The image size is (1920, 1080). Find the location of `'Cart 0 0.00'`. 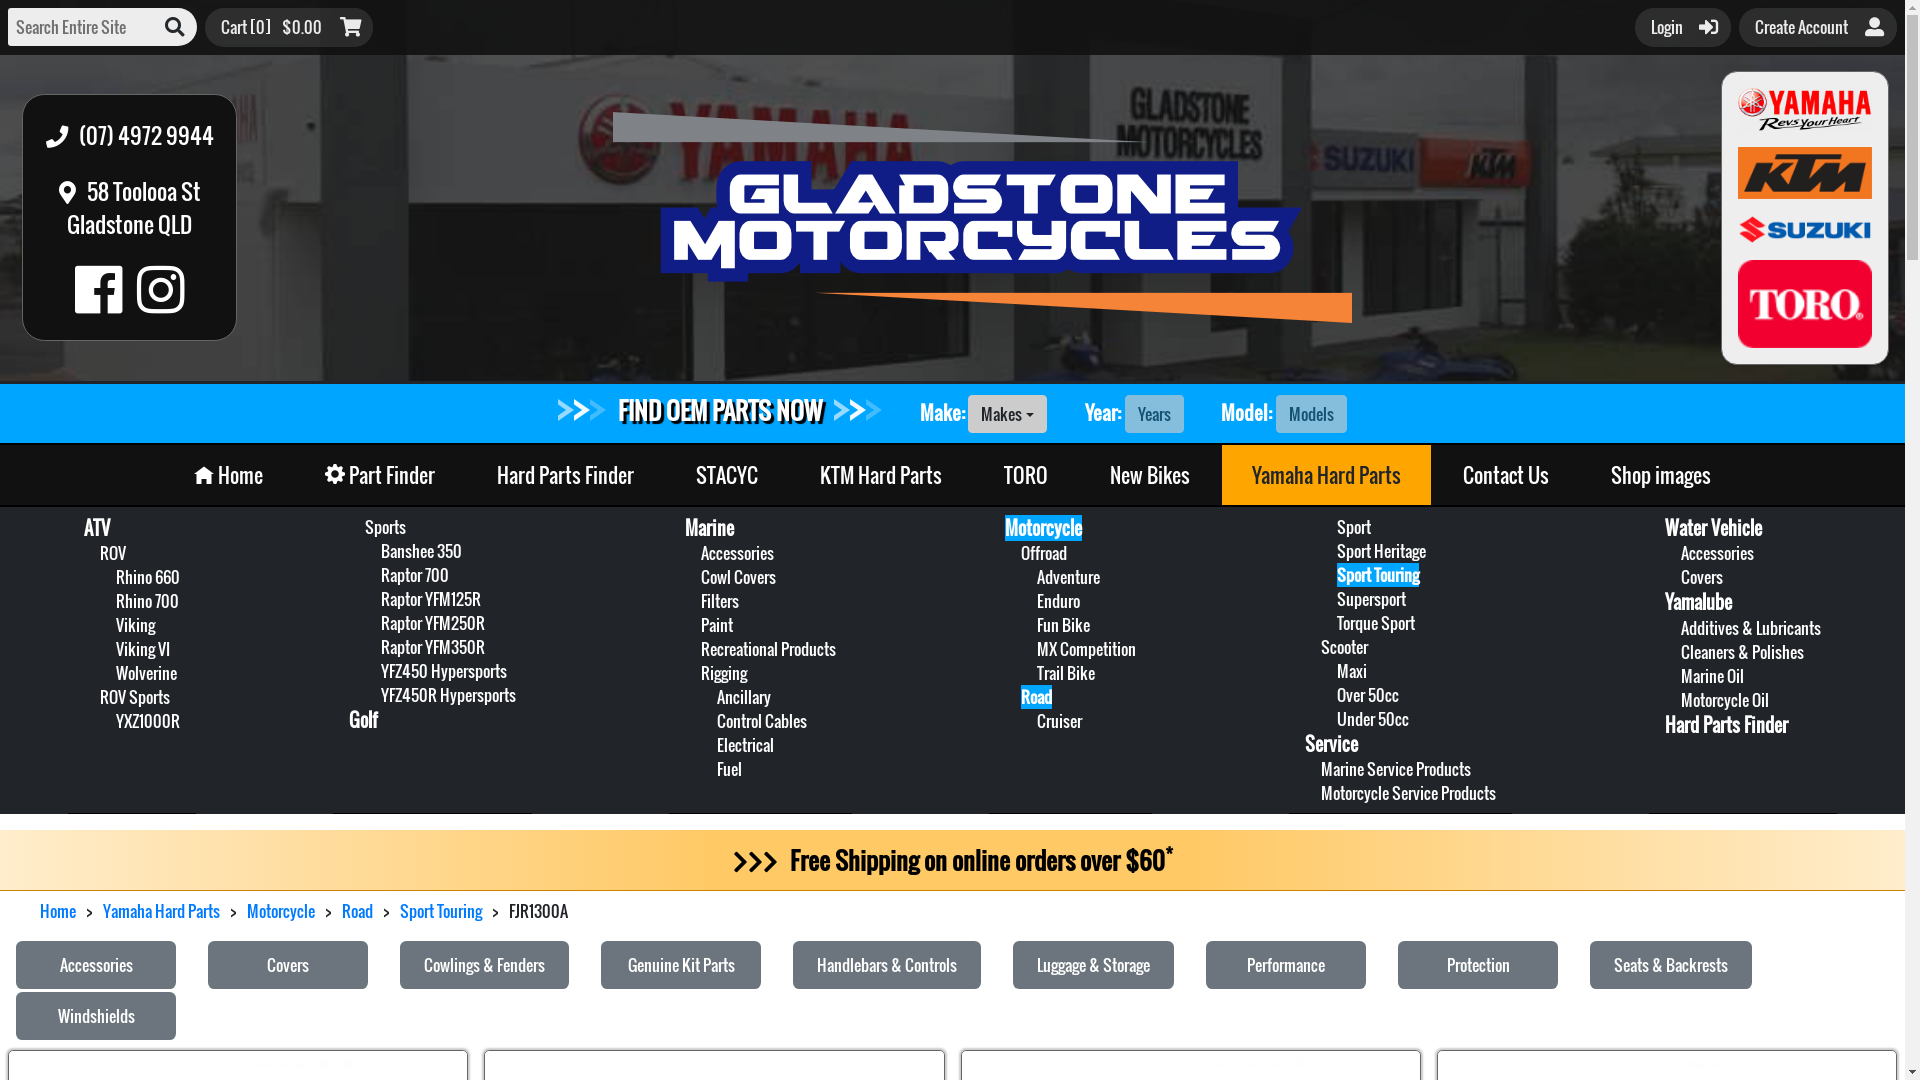

'Cart 0 0.00' is located at coordinates (288, 27).